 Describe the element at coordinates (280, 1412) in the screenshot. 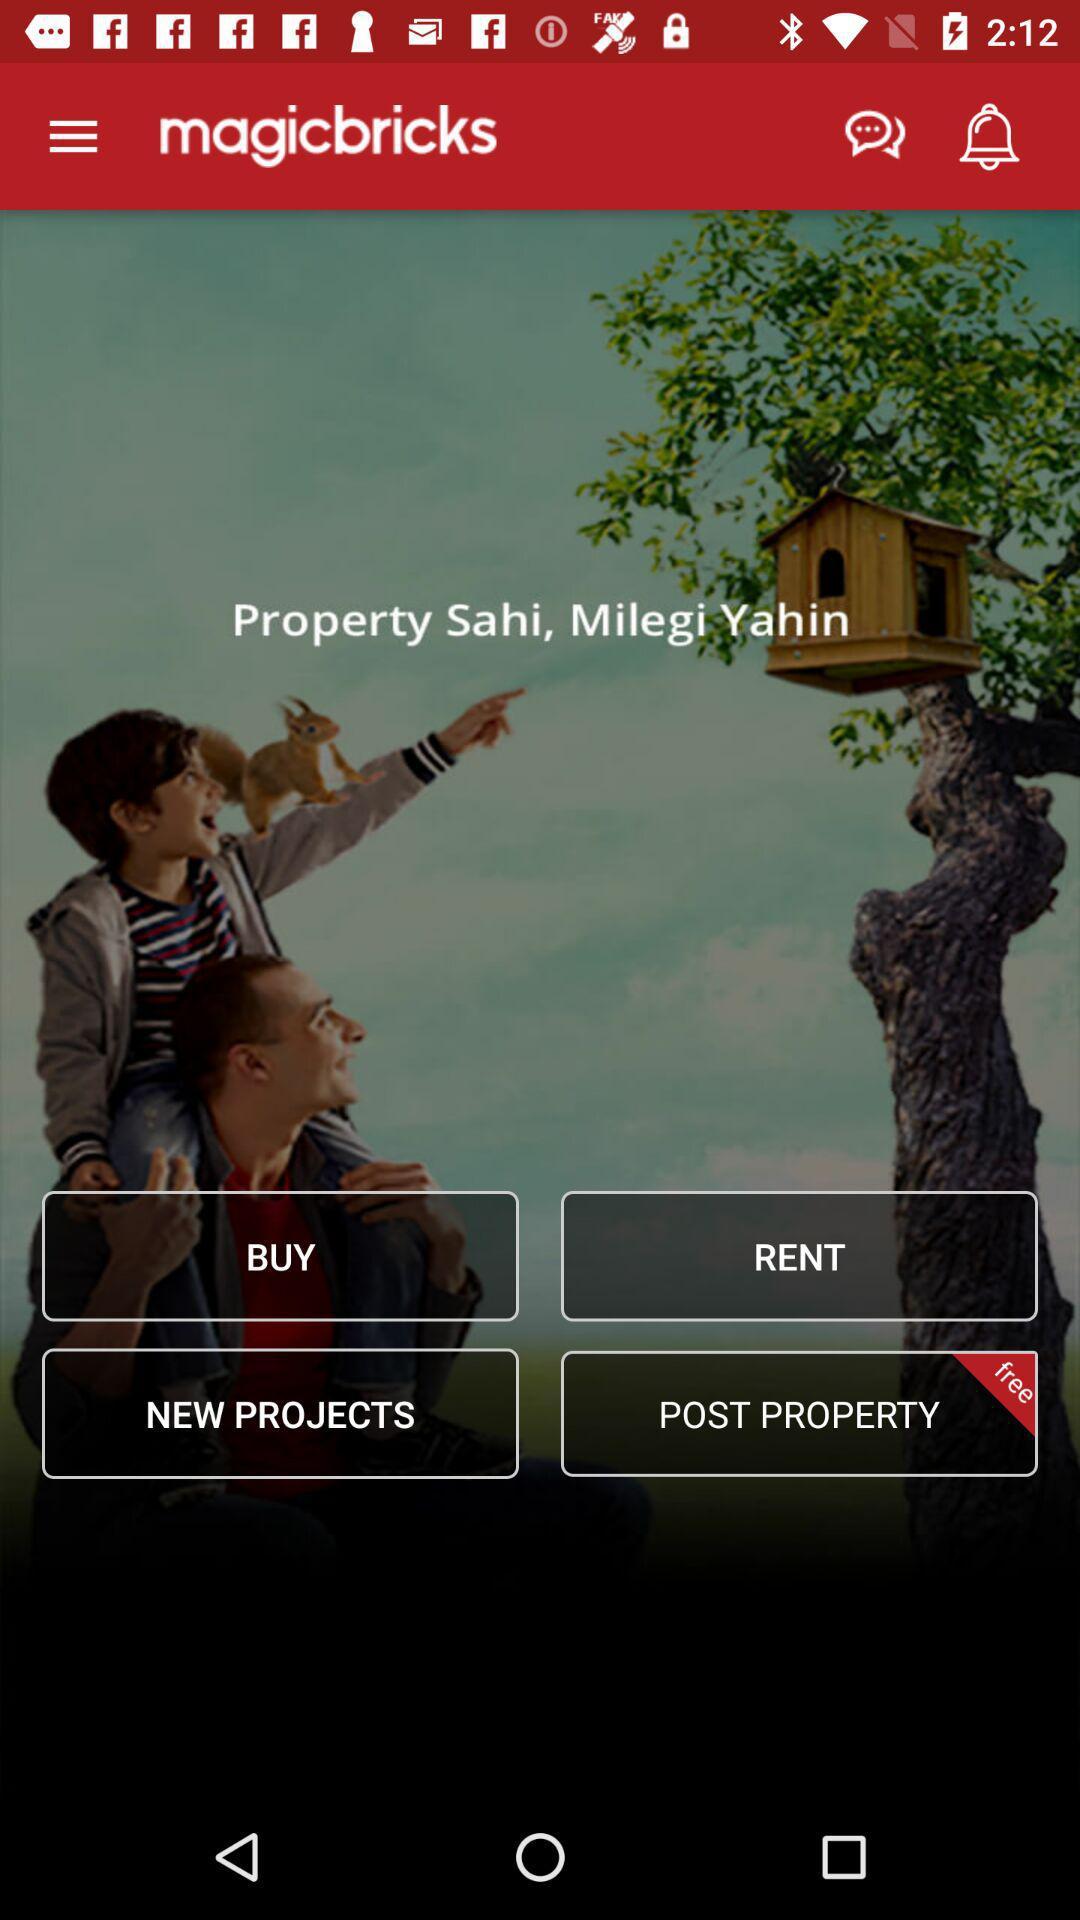

I see `item at the bottom left corner` at that location.